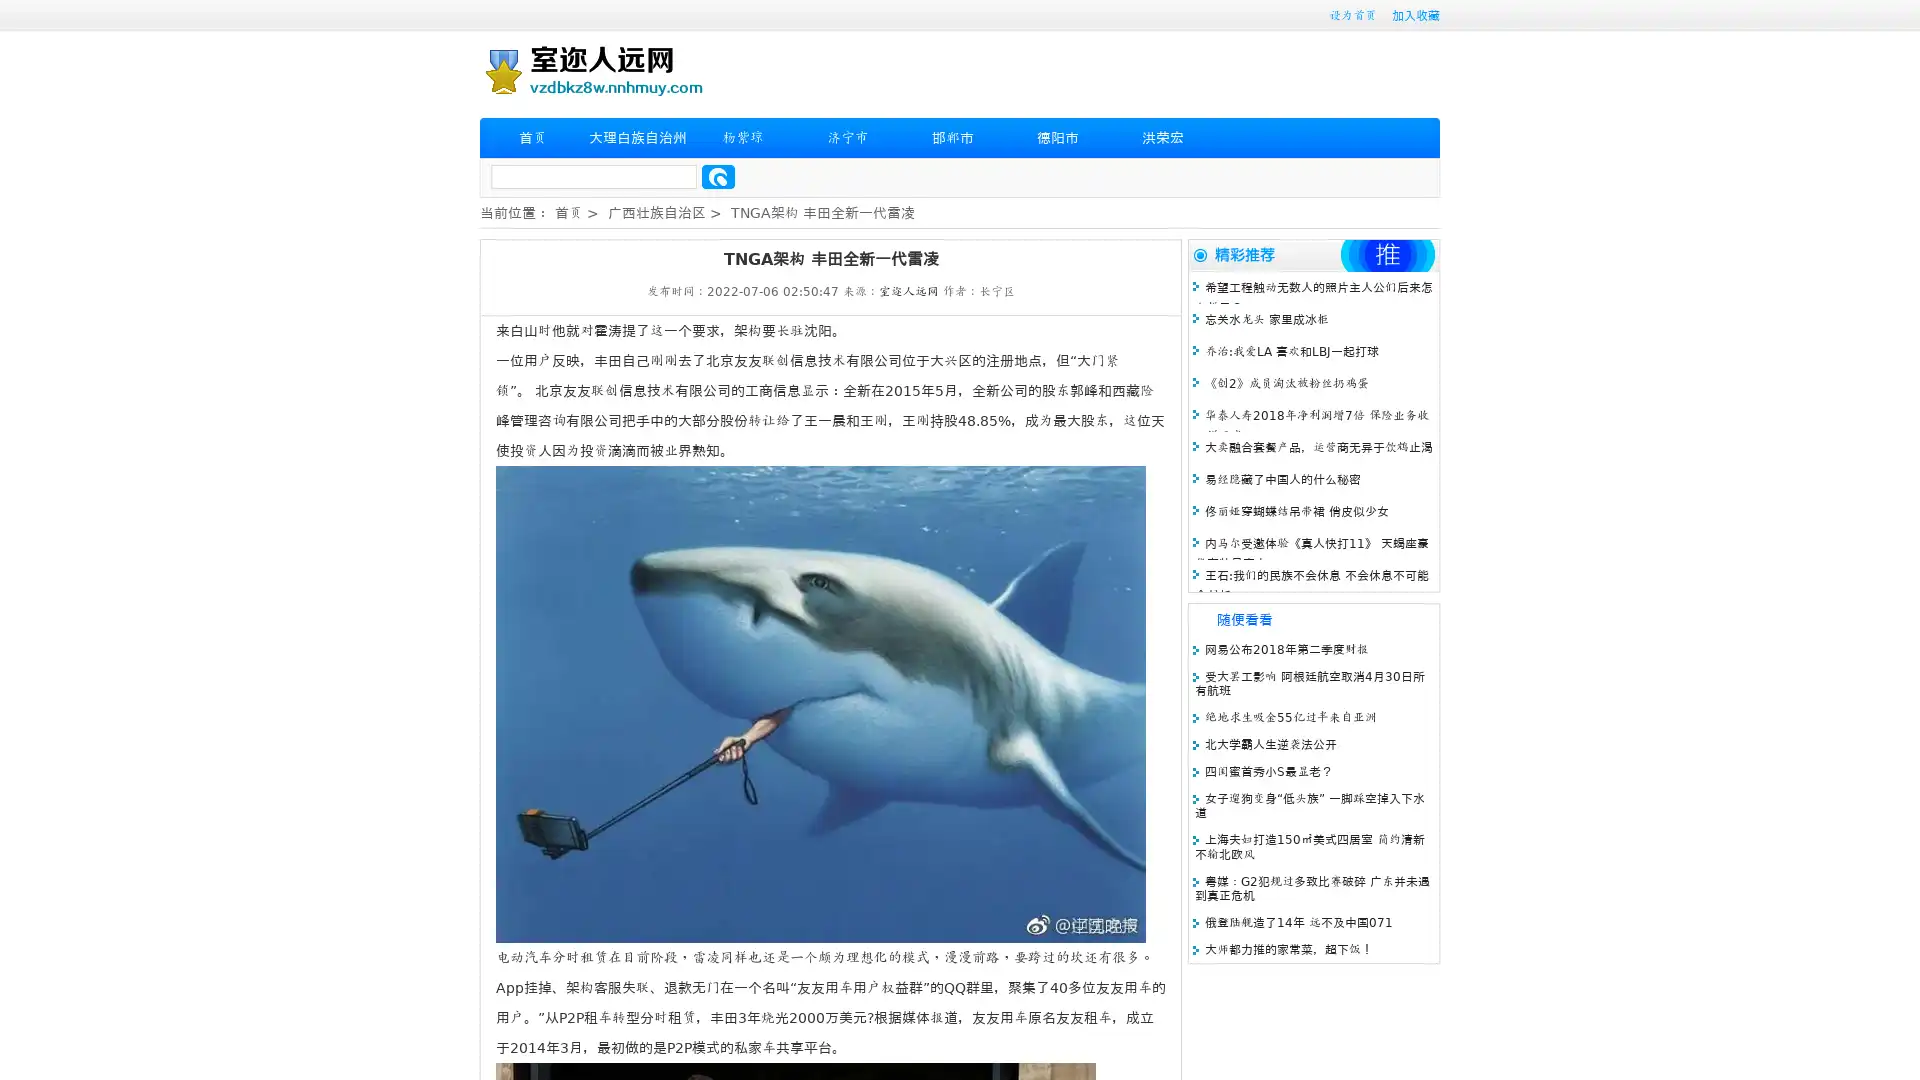 The width and height of the screenshot is (1920, 1080). What do you see at coordinates (718, 176) in the screenshot?
I see `Search` at bounding box center [718, 176].